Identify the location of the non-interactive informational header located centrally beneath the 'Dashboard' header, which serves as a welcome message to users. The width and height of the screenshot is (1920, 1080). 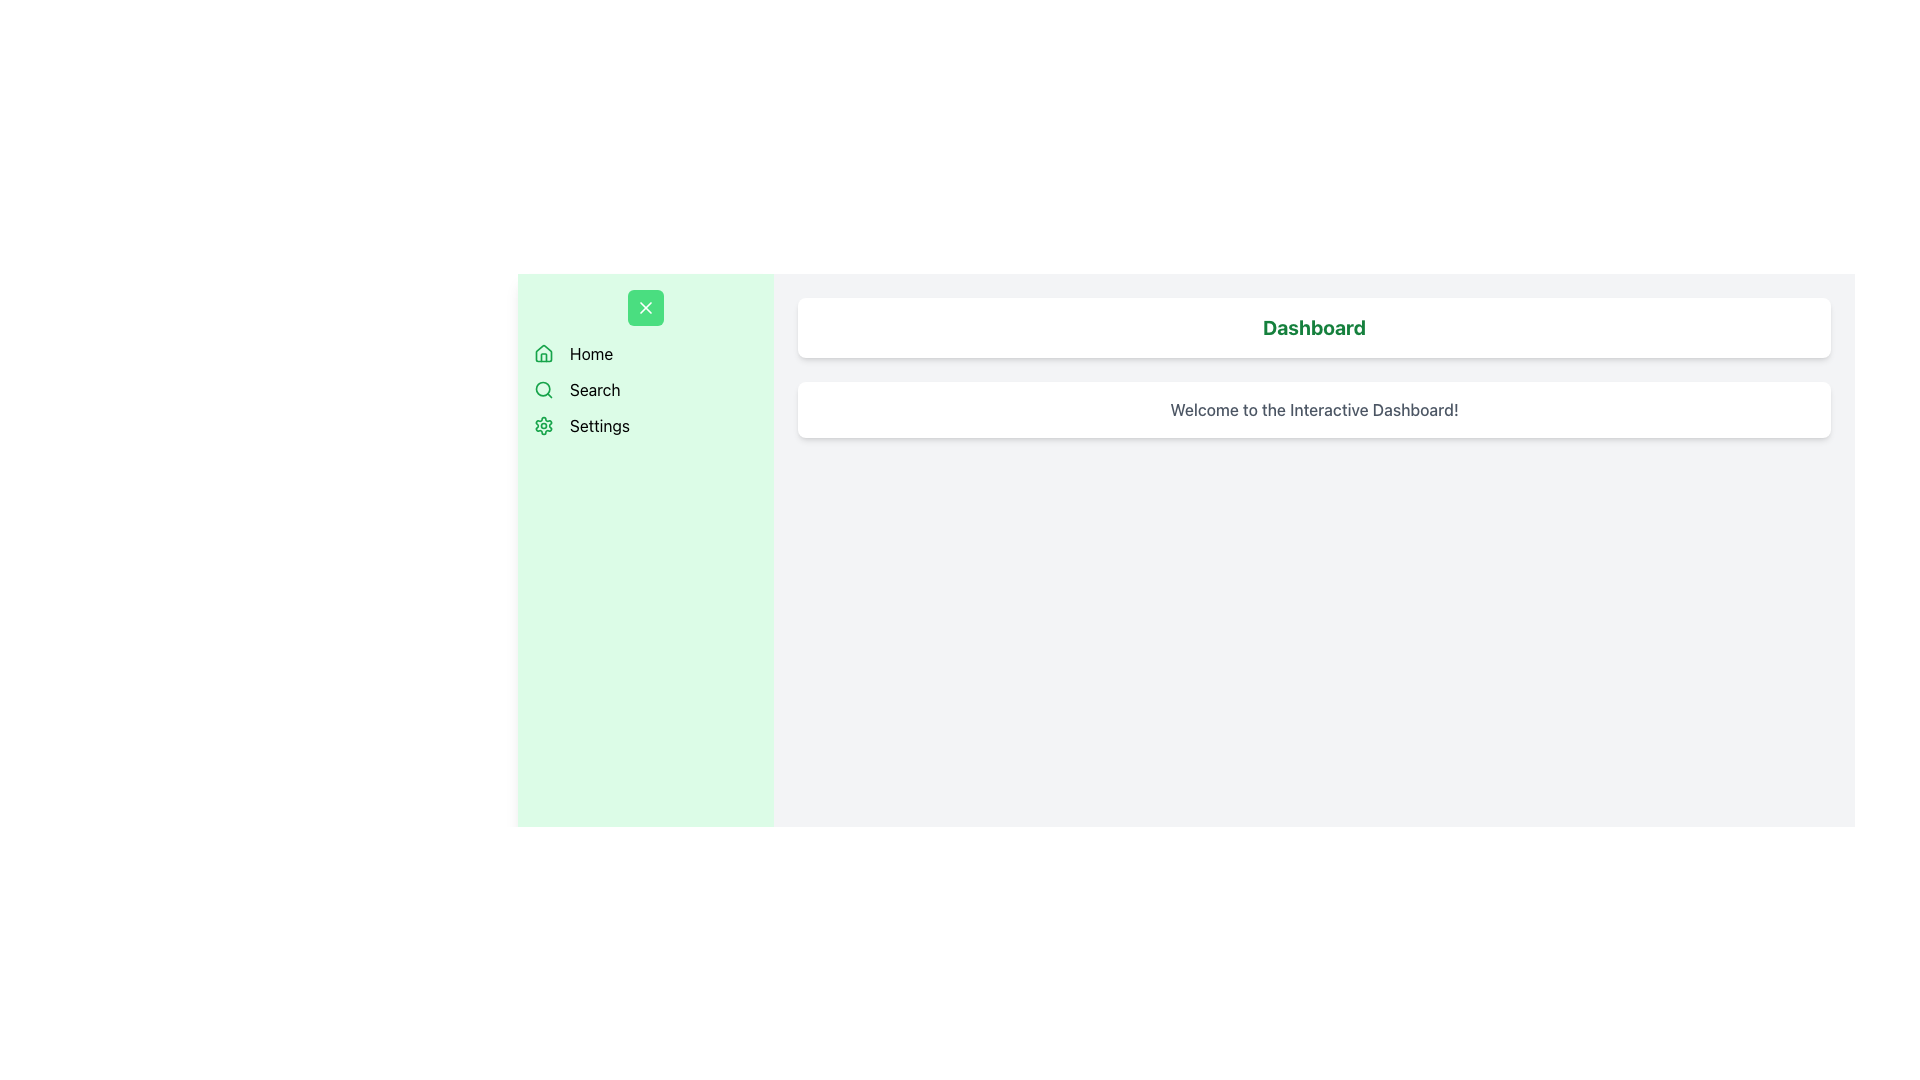
(1314, 408).